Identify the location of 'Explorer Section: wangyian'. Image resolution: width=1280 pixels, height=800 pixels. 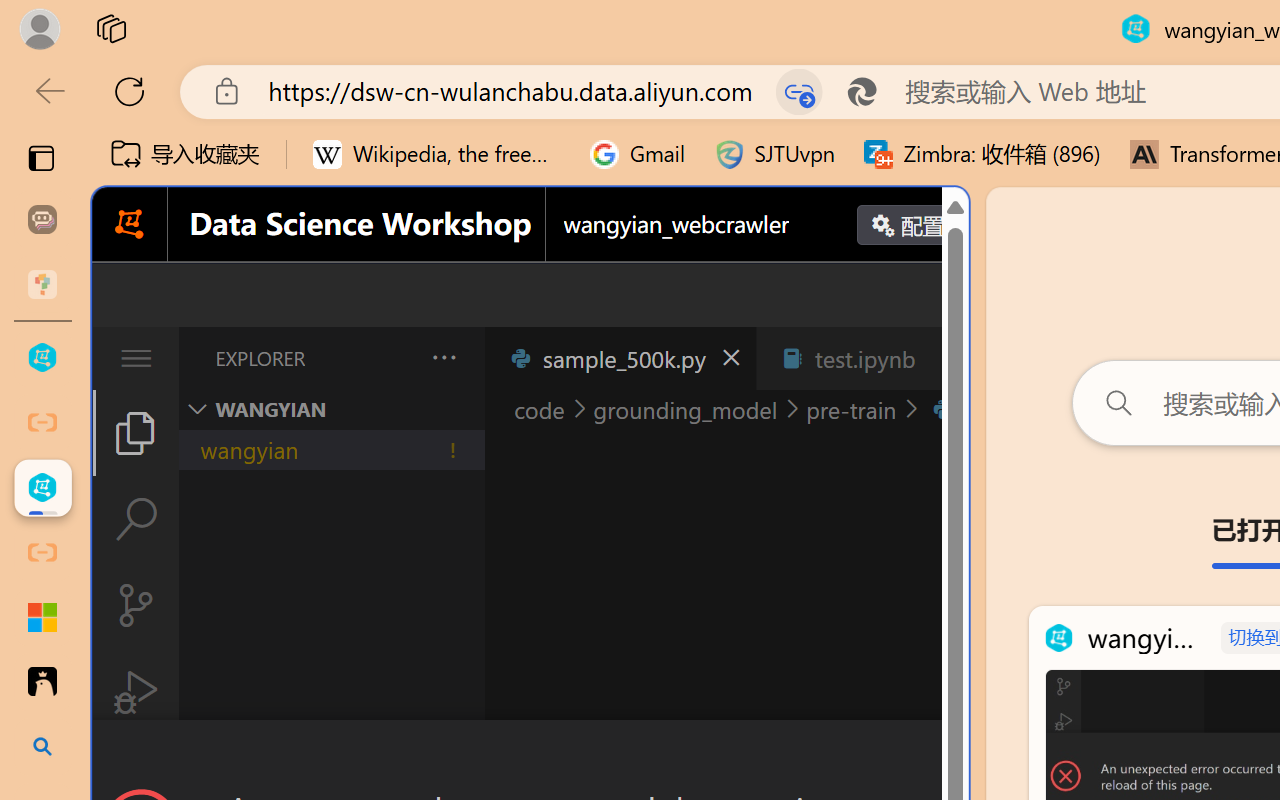
(331, 409).